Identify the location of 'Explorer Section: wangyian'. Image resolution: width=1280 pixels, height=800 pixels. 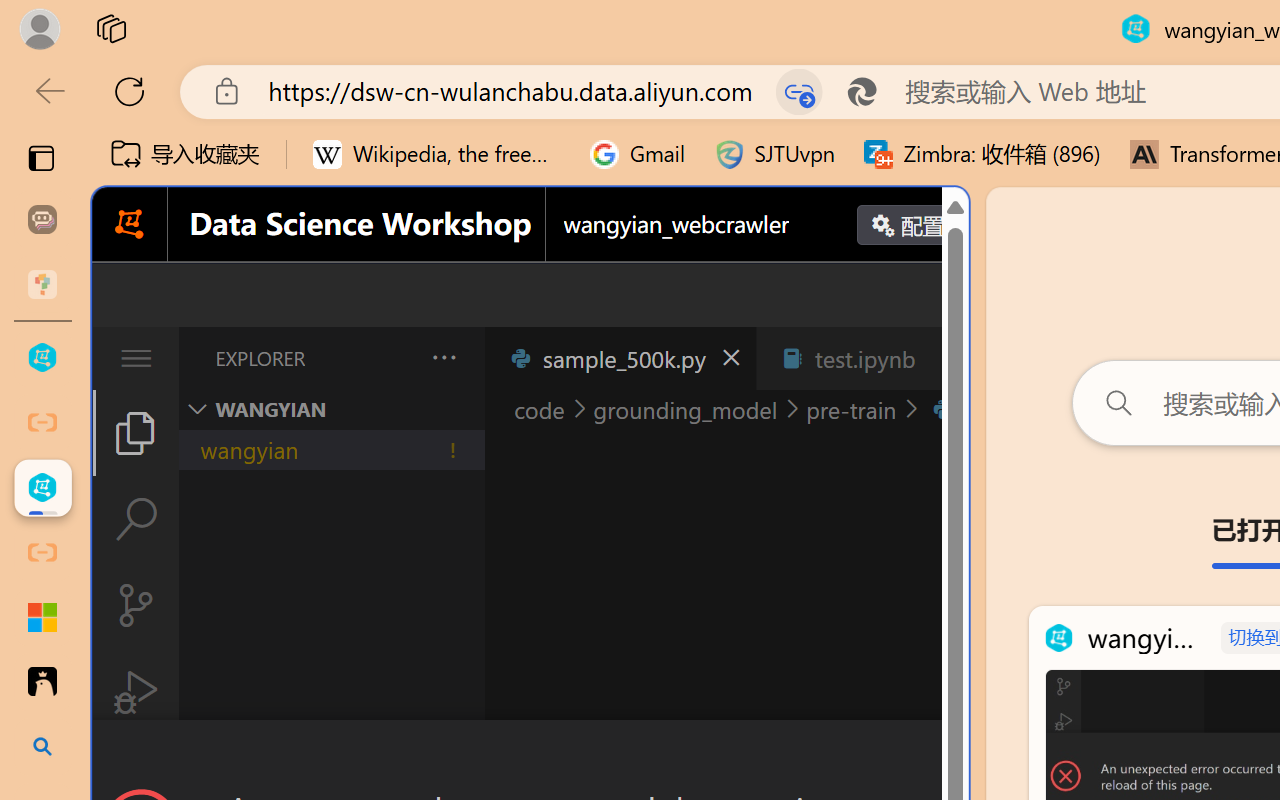
(331, 409).